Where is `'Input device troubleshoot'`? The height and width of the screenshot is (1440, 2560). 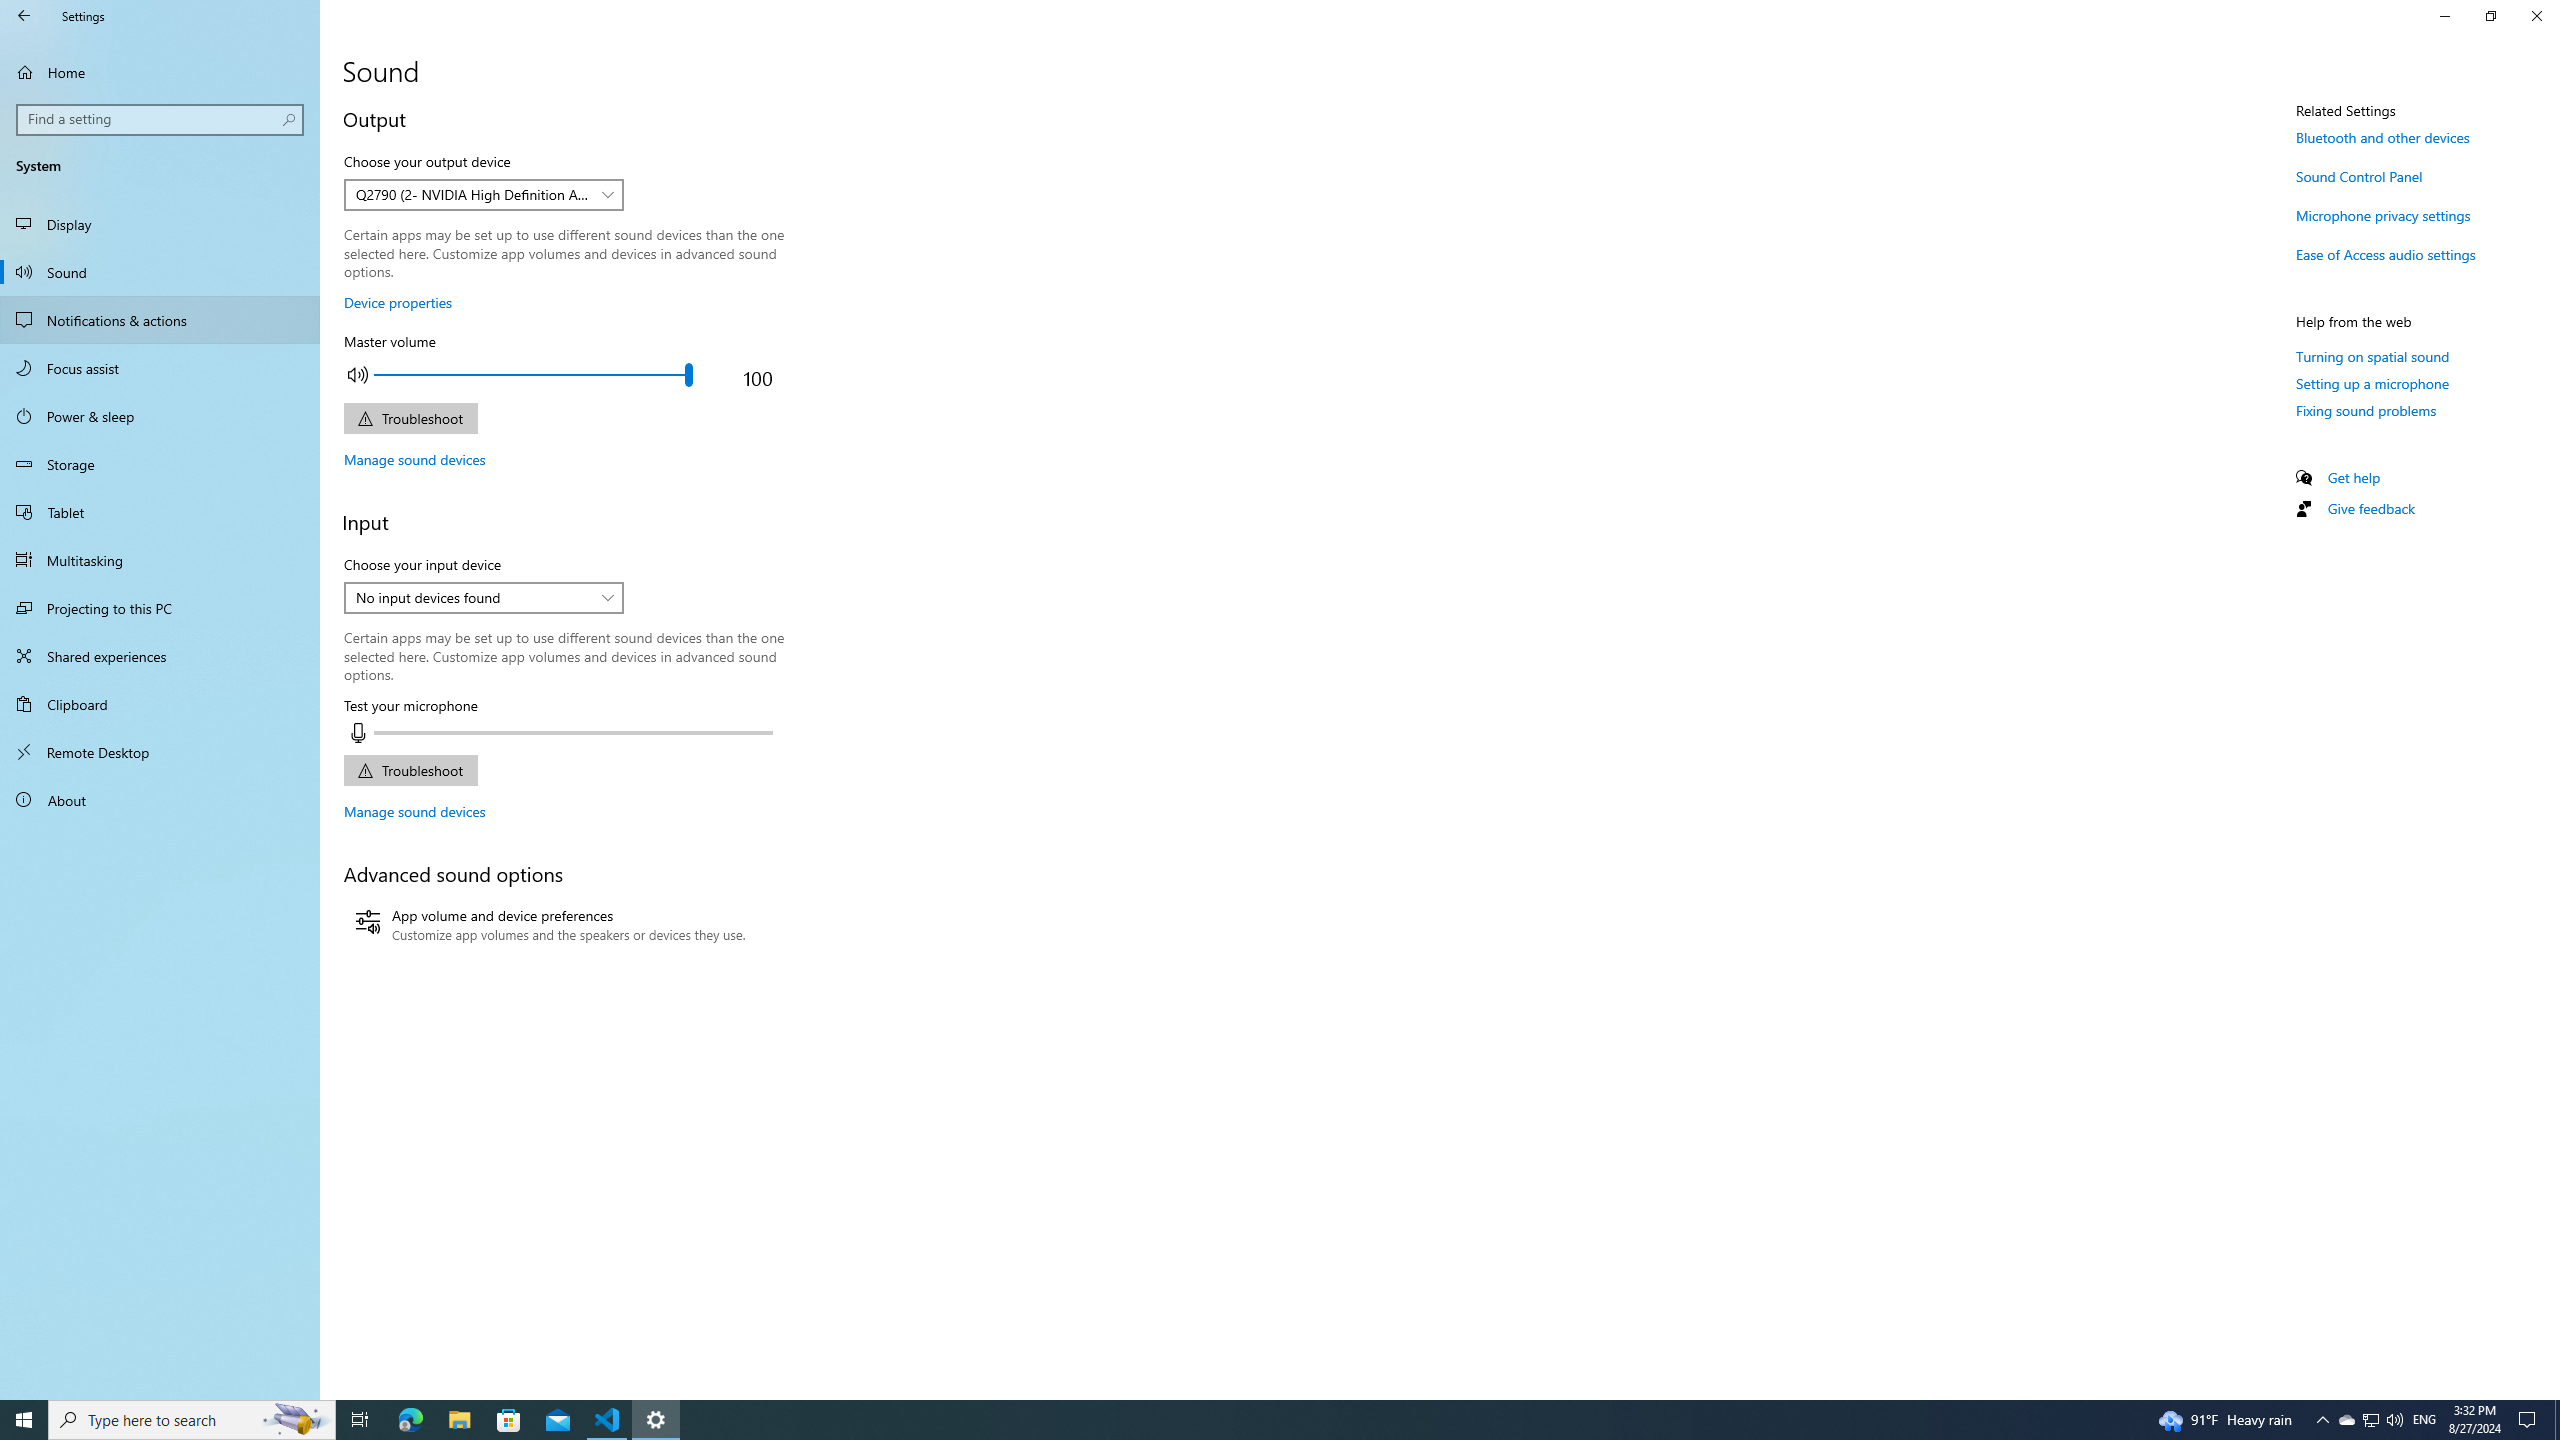
'Input device troubleshoot' is located at coordinates (409, 769).